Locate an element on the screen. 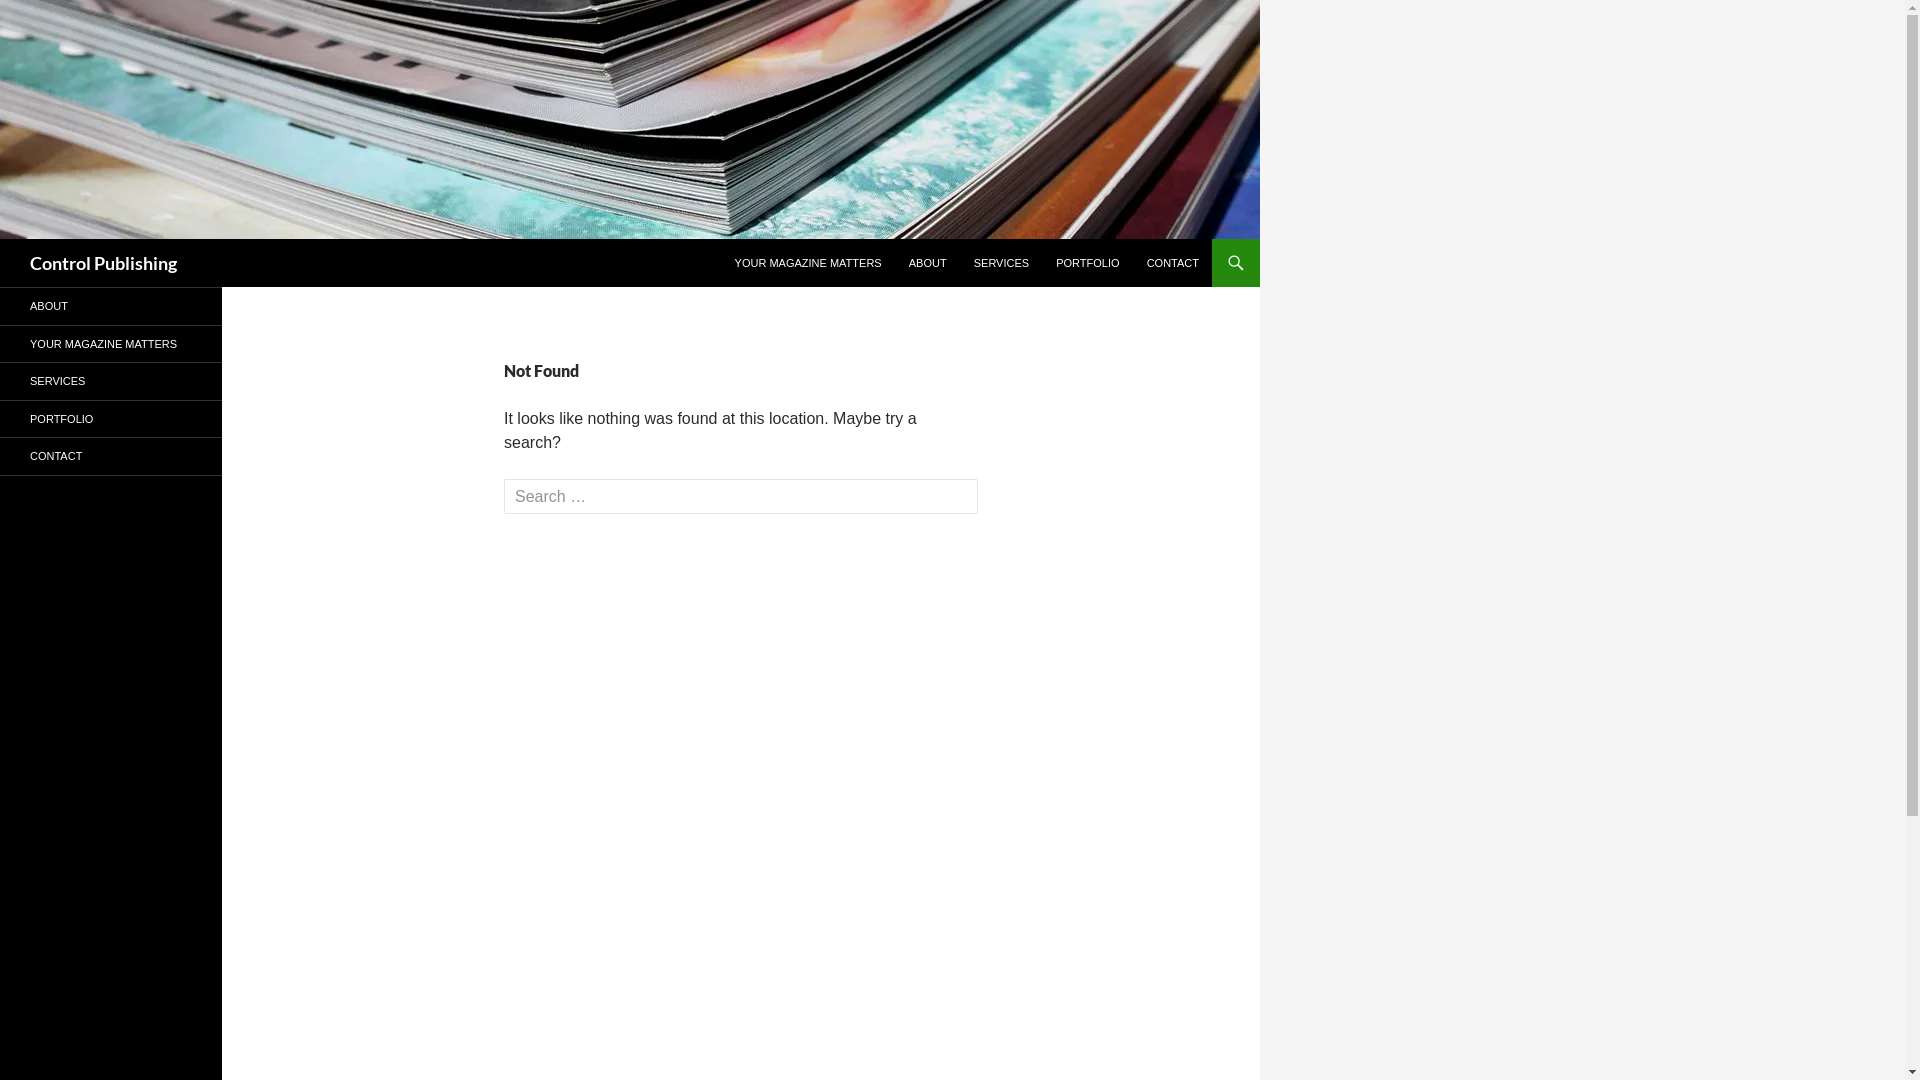 Image resolution: width=1920 pixels, height=1080 pixels. 'Control Publishing' is located at coordinates (29, 261).